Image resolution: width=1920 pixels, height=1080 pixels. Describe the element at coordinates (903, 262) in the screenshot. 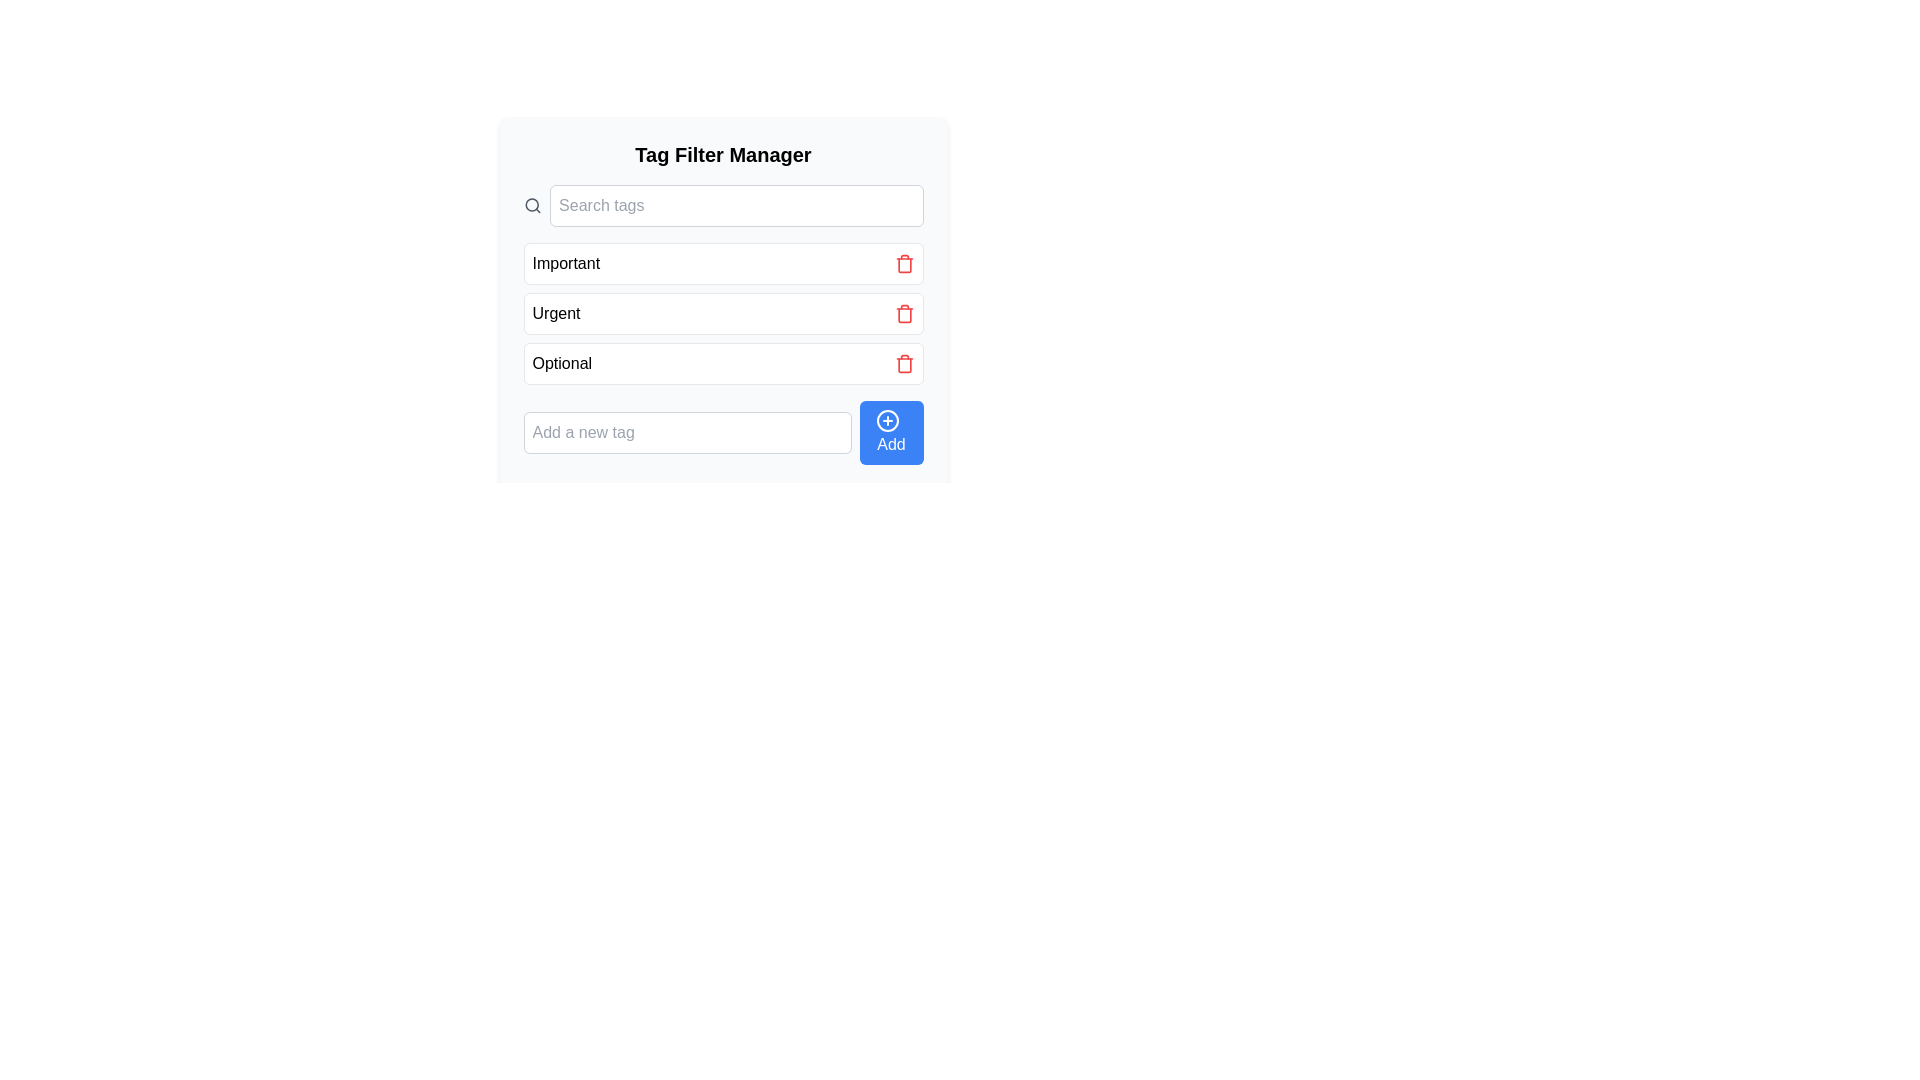

I see `the Icon button located at the far right of the 'Important' row` at that location.